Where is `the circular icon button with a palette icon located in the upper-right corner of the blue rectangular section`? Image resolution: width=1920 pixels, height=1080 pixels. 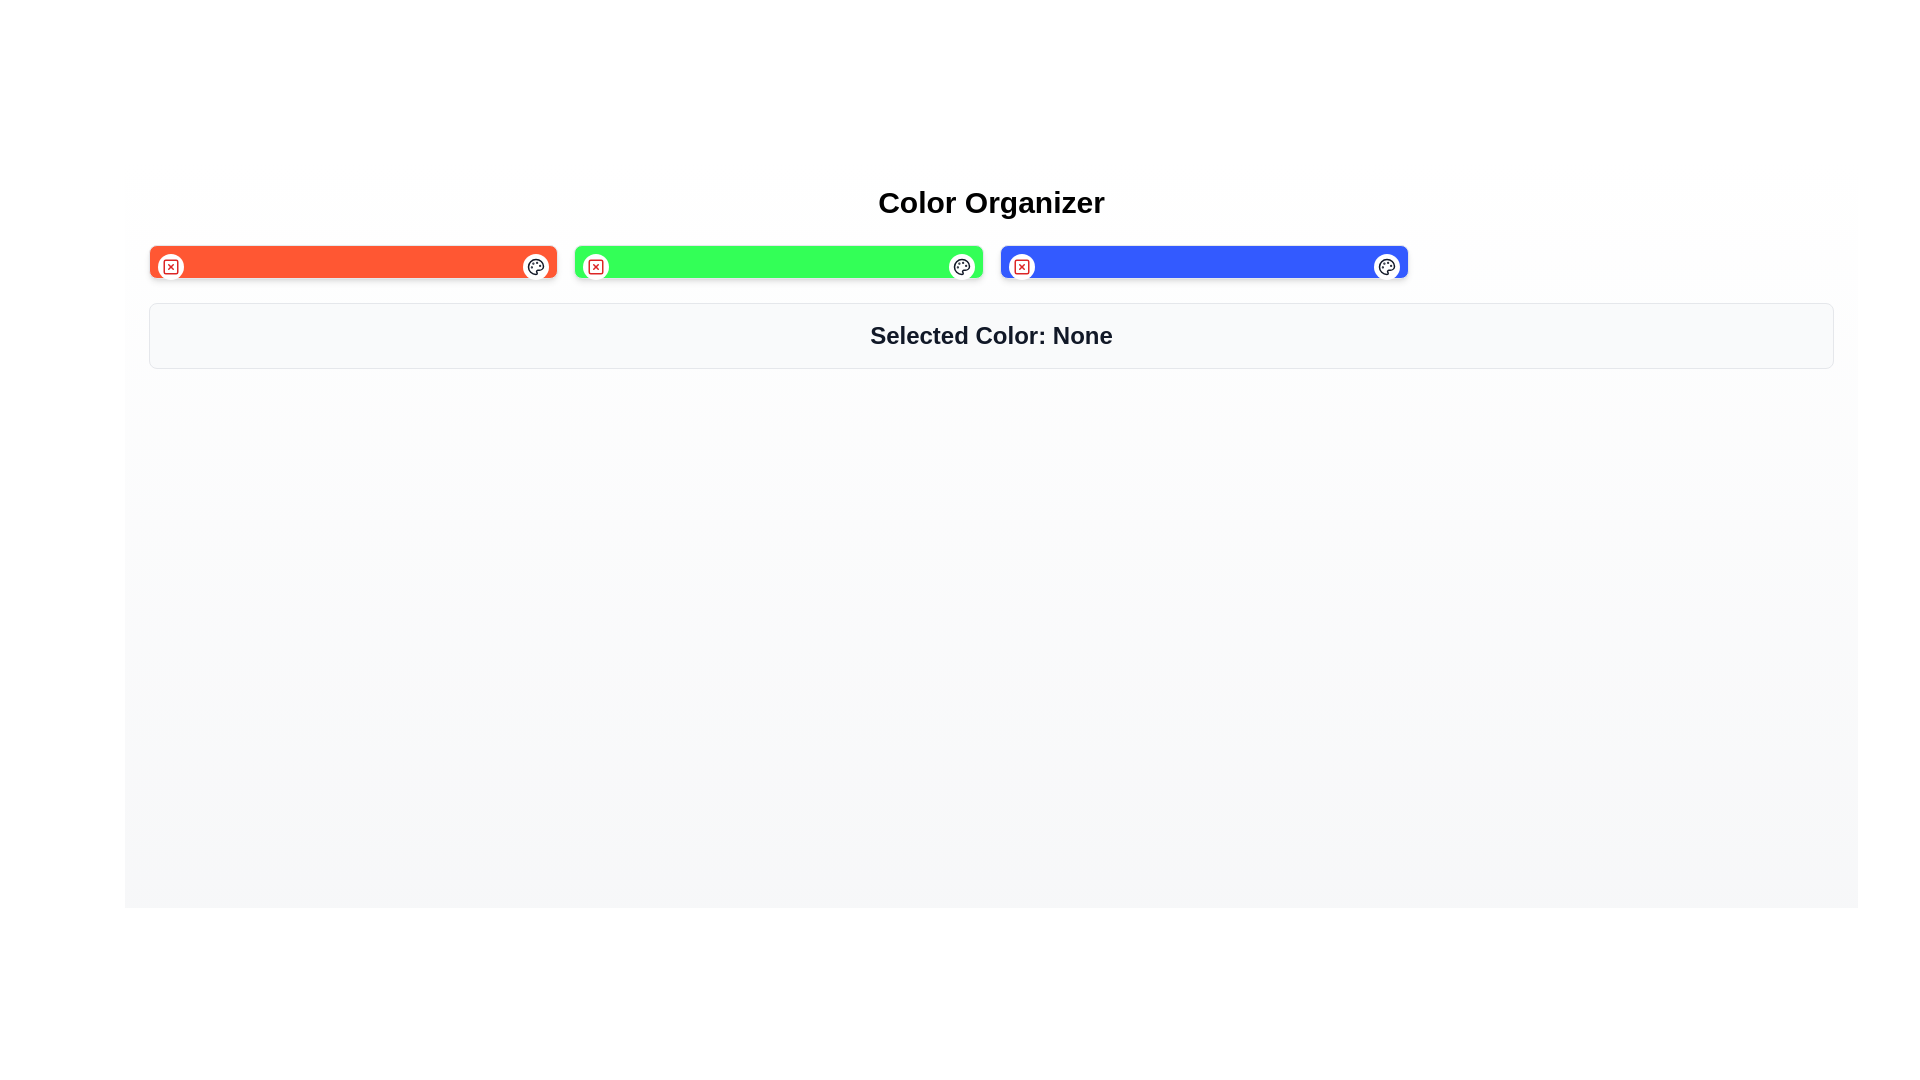 the circular icon button with a palette icon located in the upper-right corner of the blue rectangular section is located at coordinates (1385, 265).